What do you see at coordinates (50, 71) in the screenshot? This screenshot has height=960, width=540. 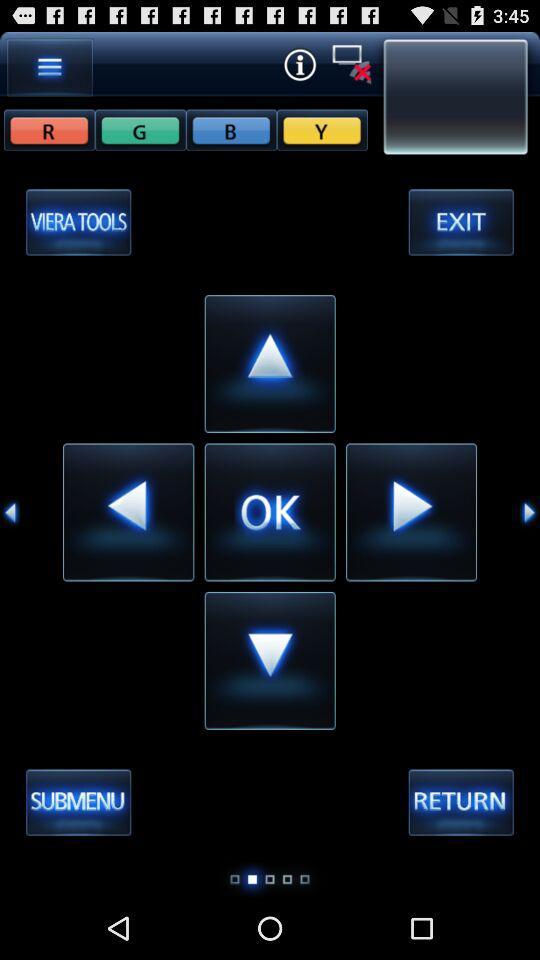 I see `the menu icon` at bounding box center [50, 71].